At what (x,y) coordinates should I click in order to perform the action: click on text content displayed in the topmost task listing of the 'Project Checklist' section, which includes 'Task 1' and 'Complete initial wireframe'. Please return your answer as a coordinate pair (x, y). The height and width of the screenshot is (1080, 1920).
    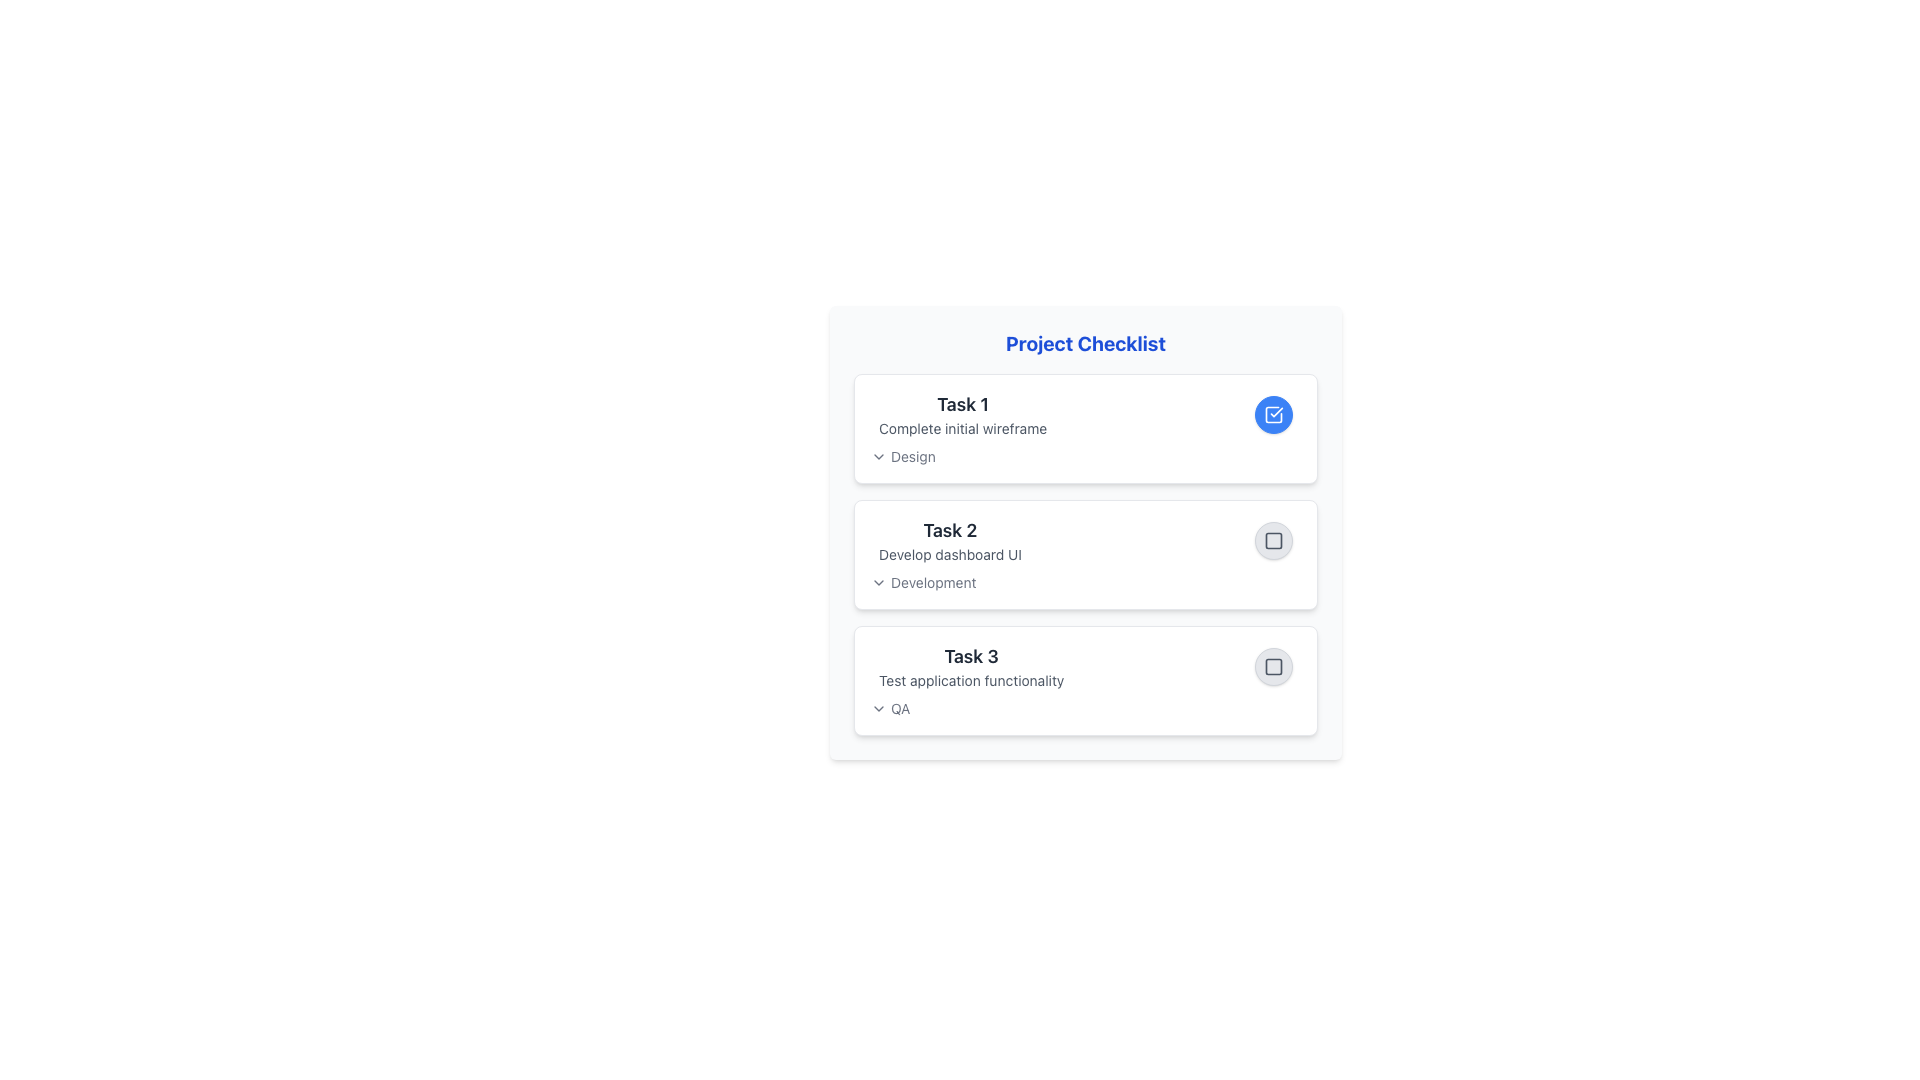
    Looking at the image, I should click on (963, 414).